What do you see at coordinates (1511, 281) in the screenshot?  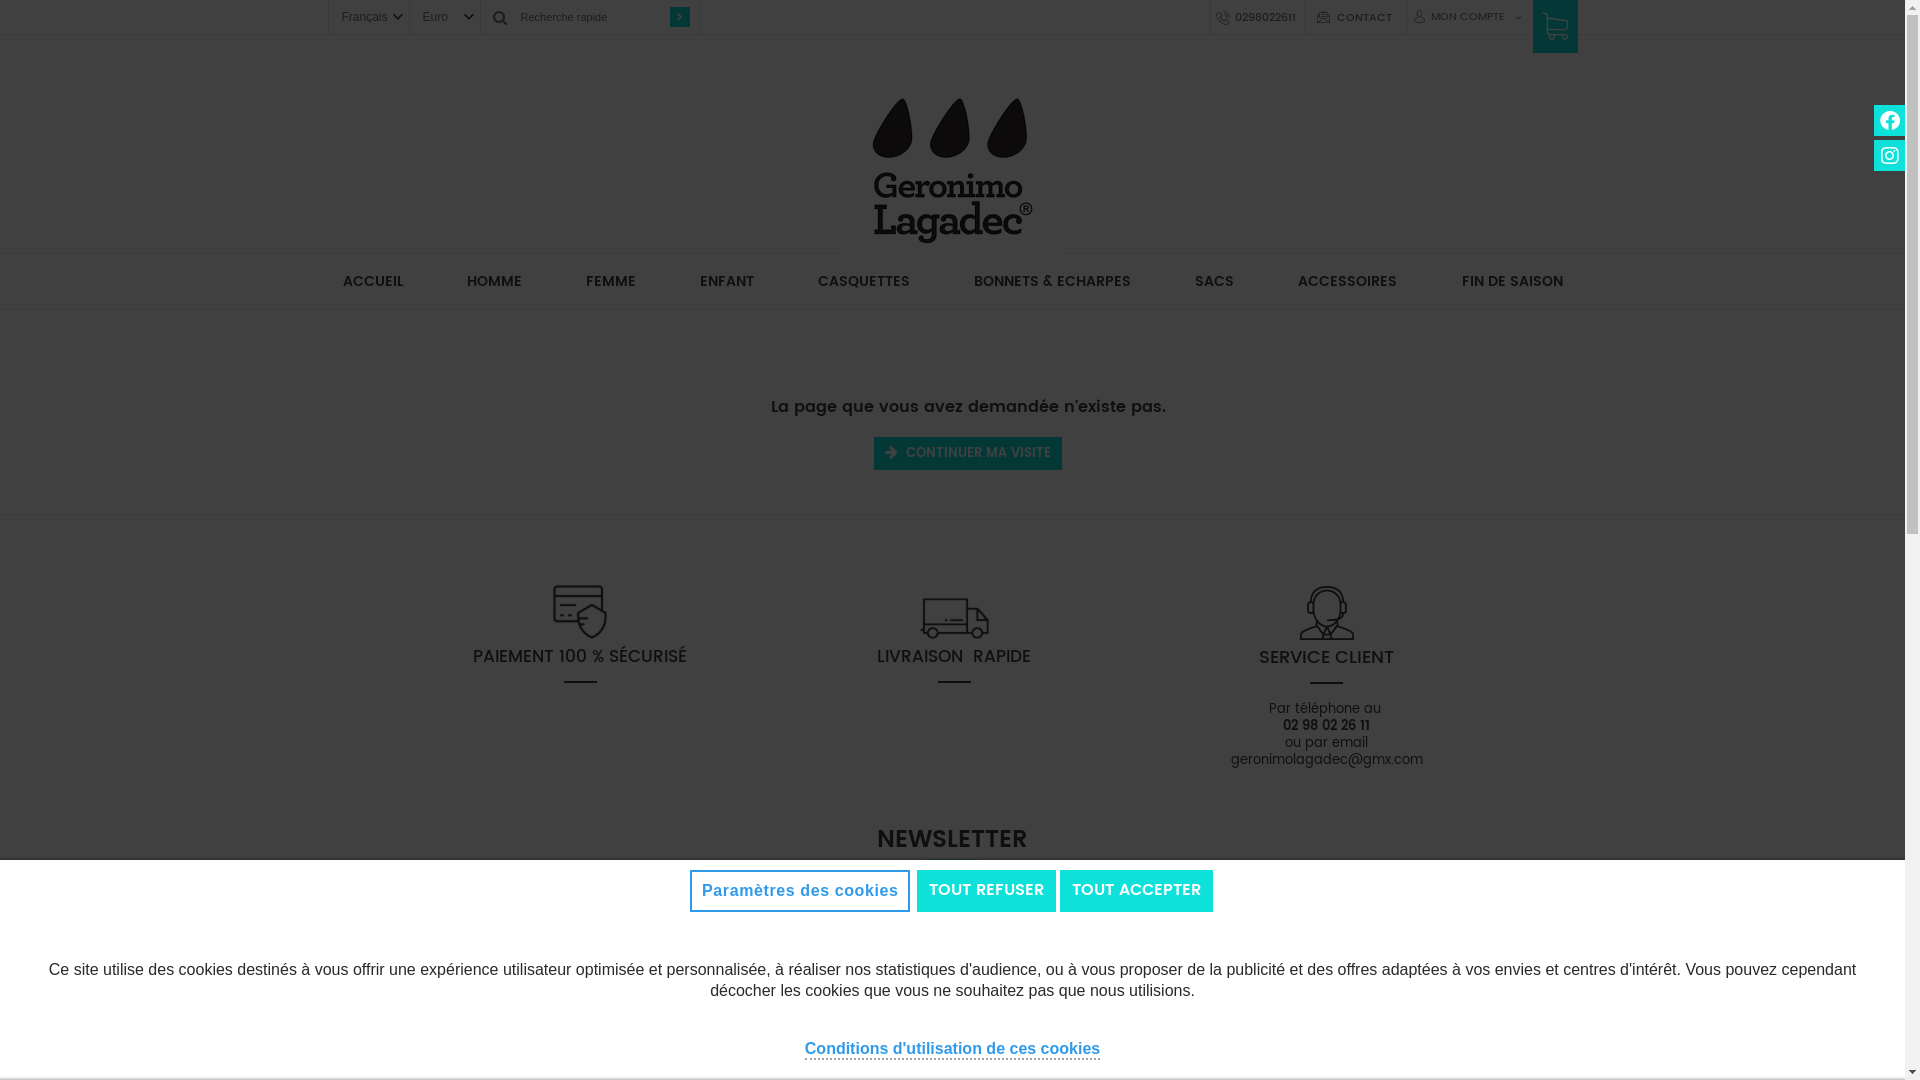 I see `'FIN DE SAISON'` at bounding box center [1511, 281].